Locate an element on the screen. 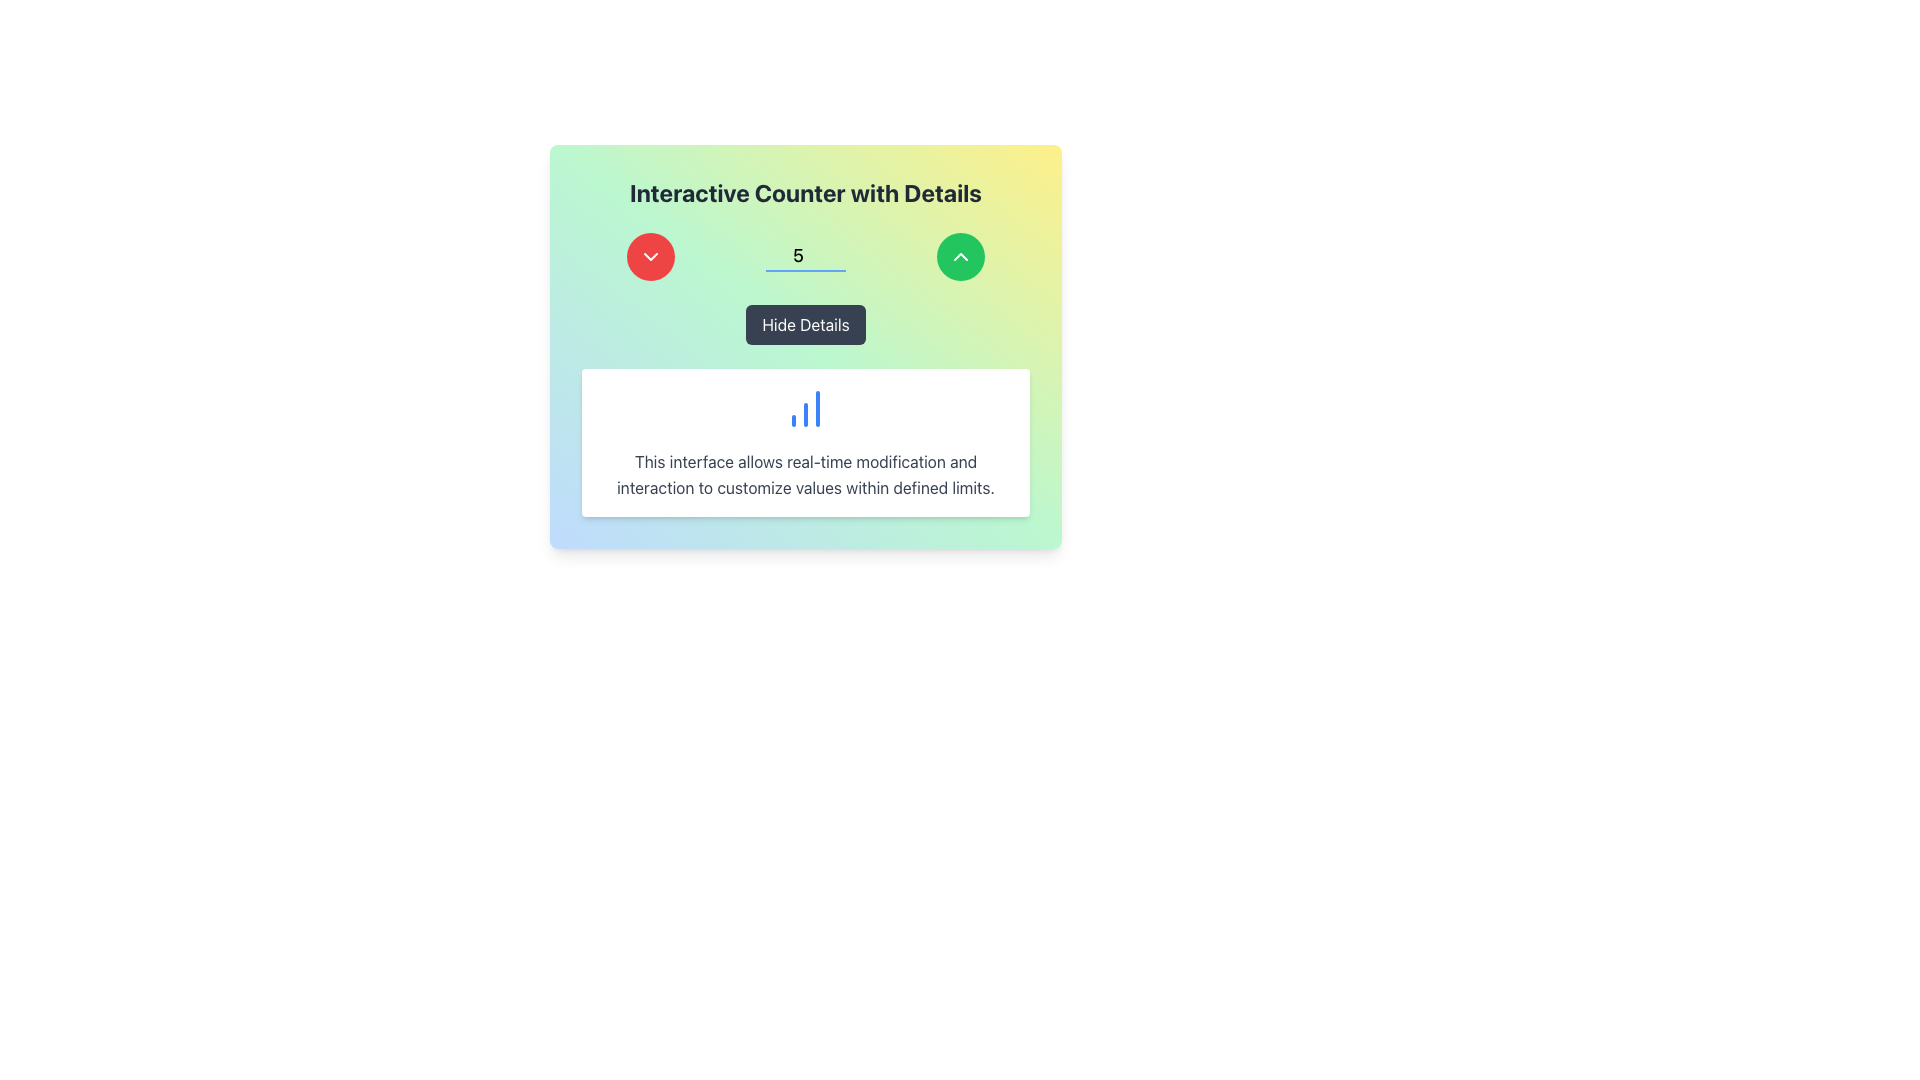  the upward-pointing chevron icon, which is a small white outline on a green circular button located at the top-right side of the interface is located at coordinates (960, 256).